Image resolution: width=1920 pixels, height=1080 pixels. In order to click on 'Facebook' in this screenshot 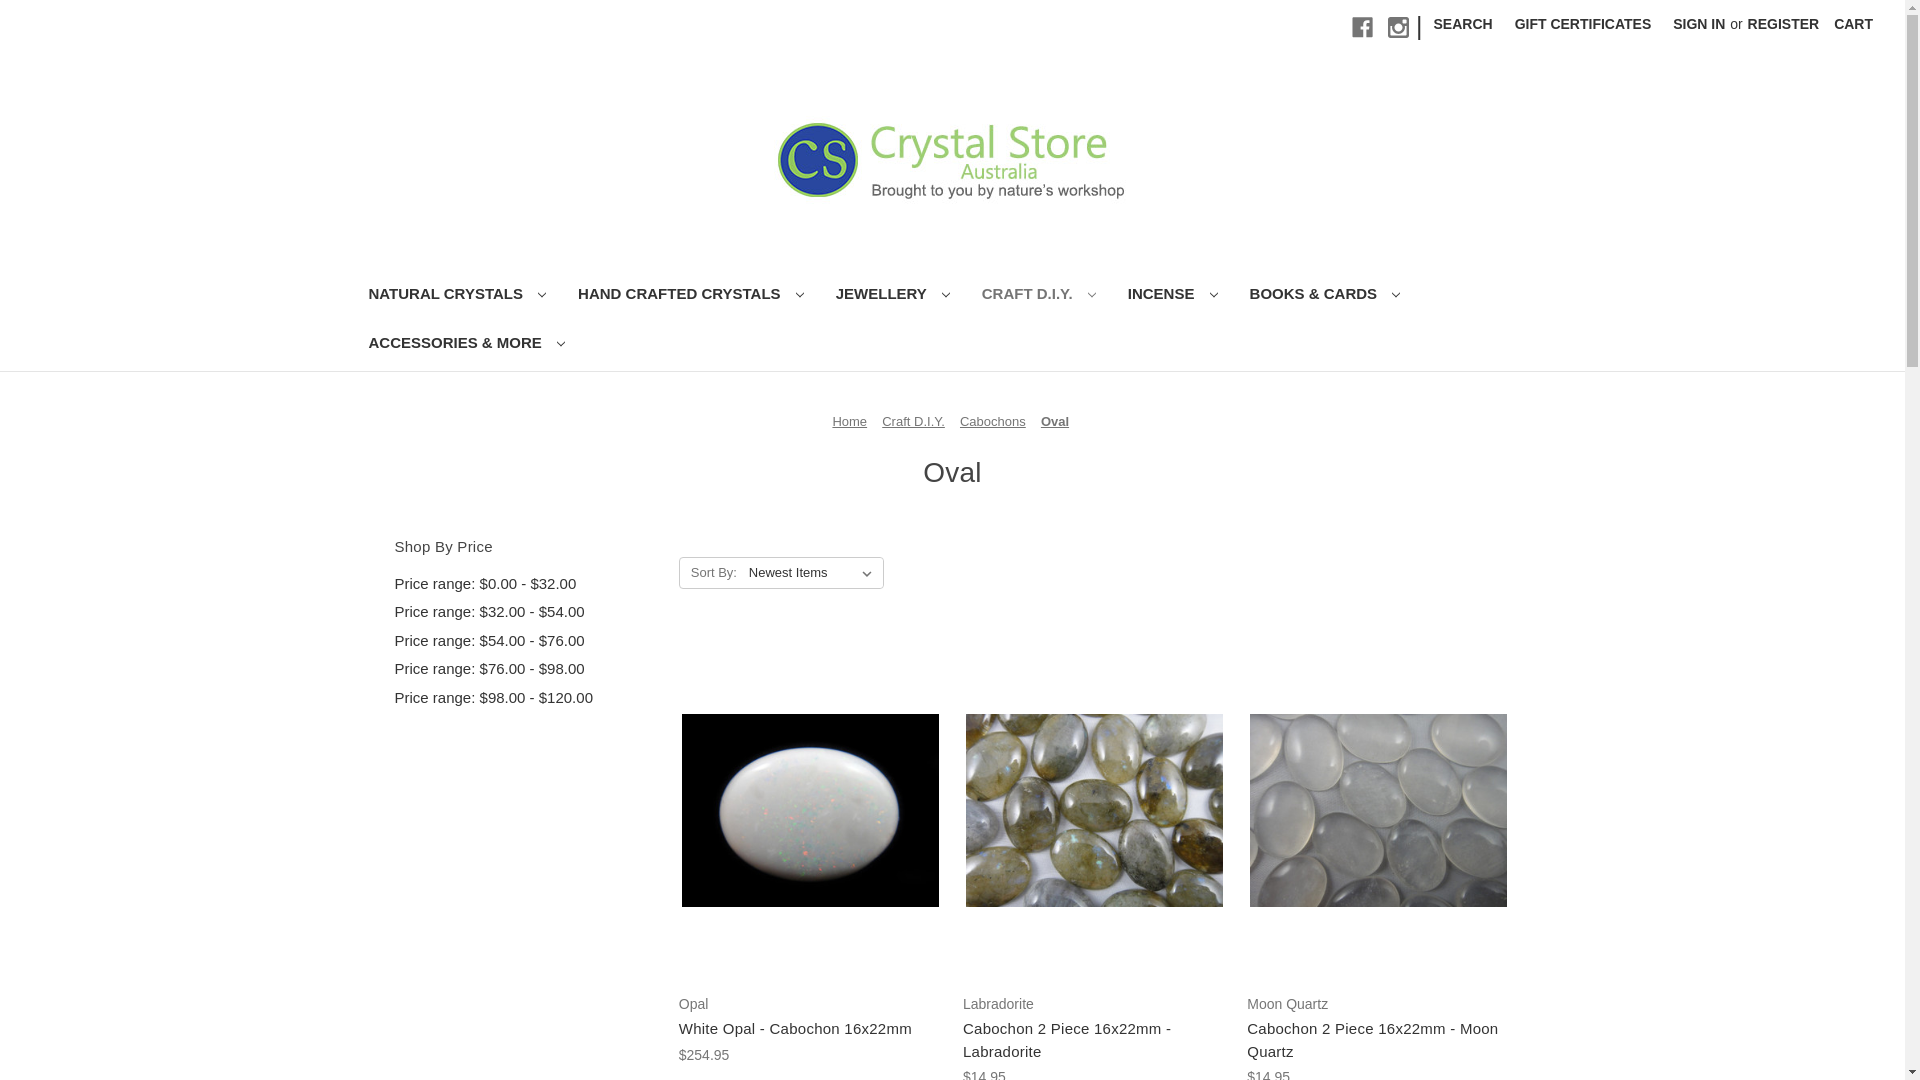, I will do `click(1352, 27)`.